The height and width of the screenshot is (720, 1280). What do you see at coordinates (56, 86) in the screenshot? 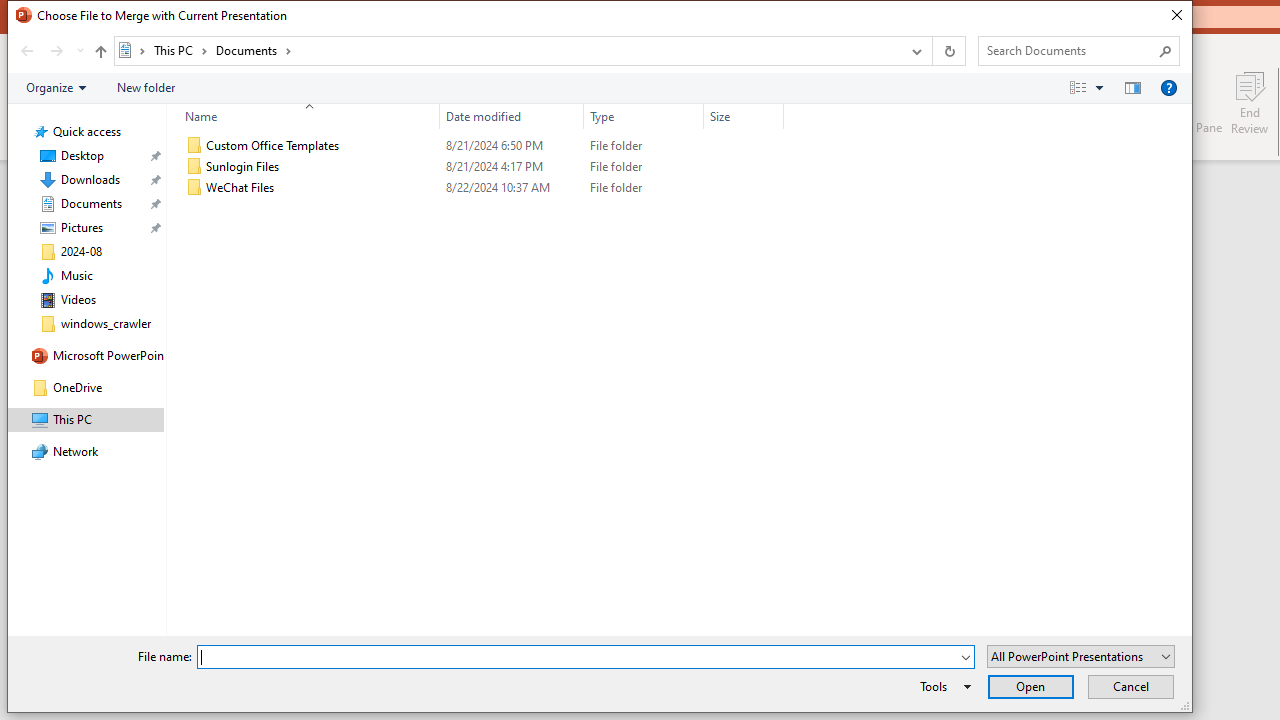
I see `'Organize'` at bounding box center [56, 86].